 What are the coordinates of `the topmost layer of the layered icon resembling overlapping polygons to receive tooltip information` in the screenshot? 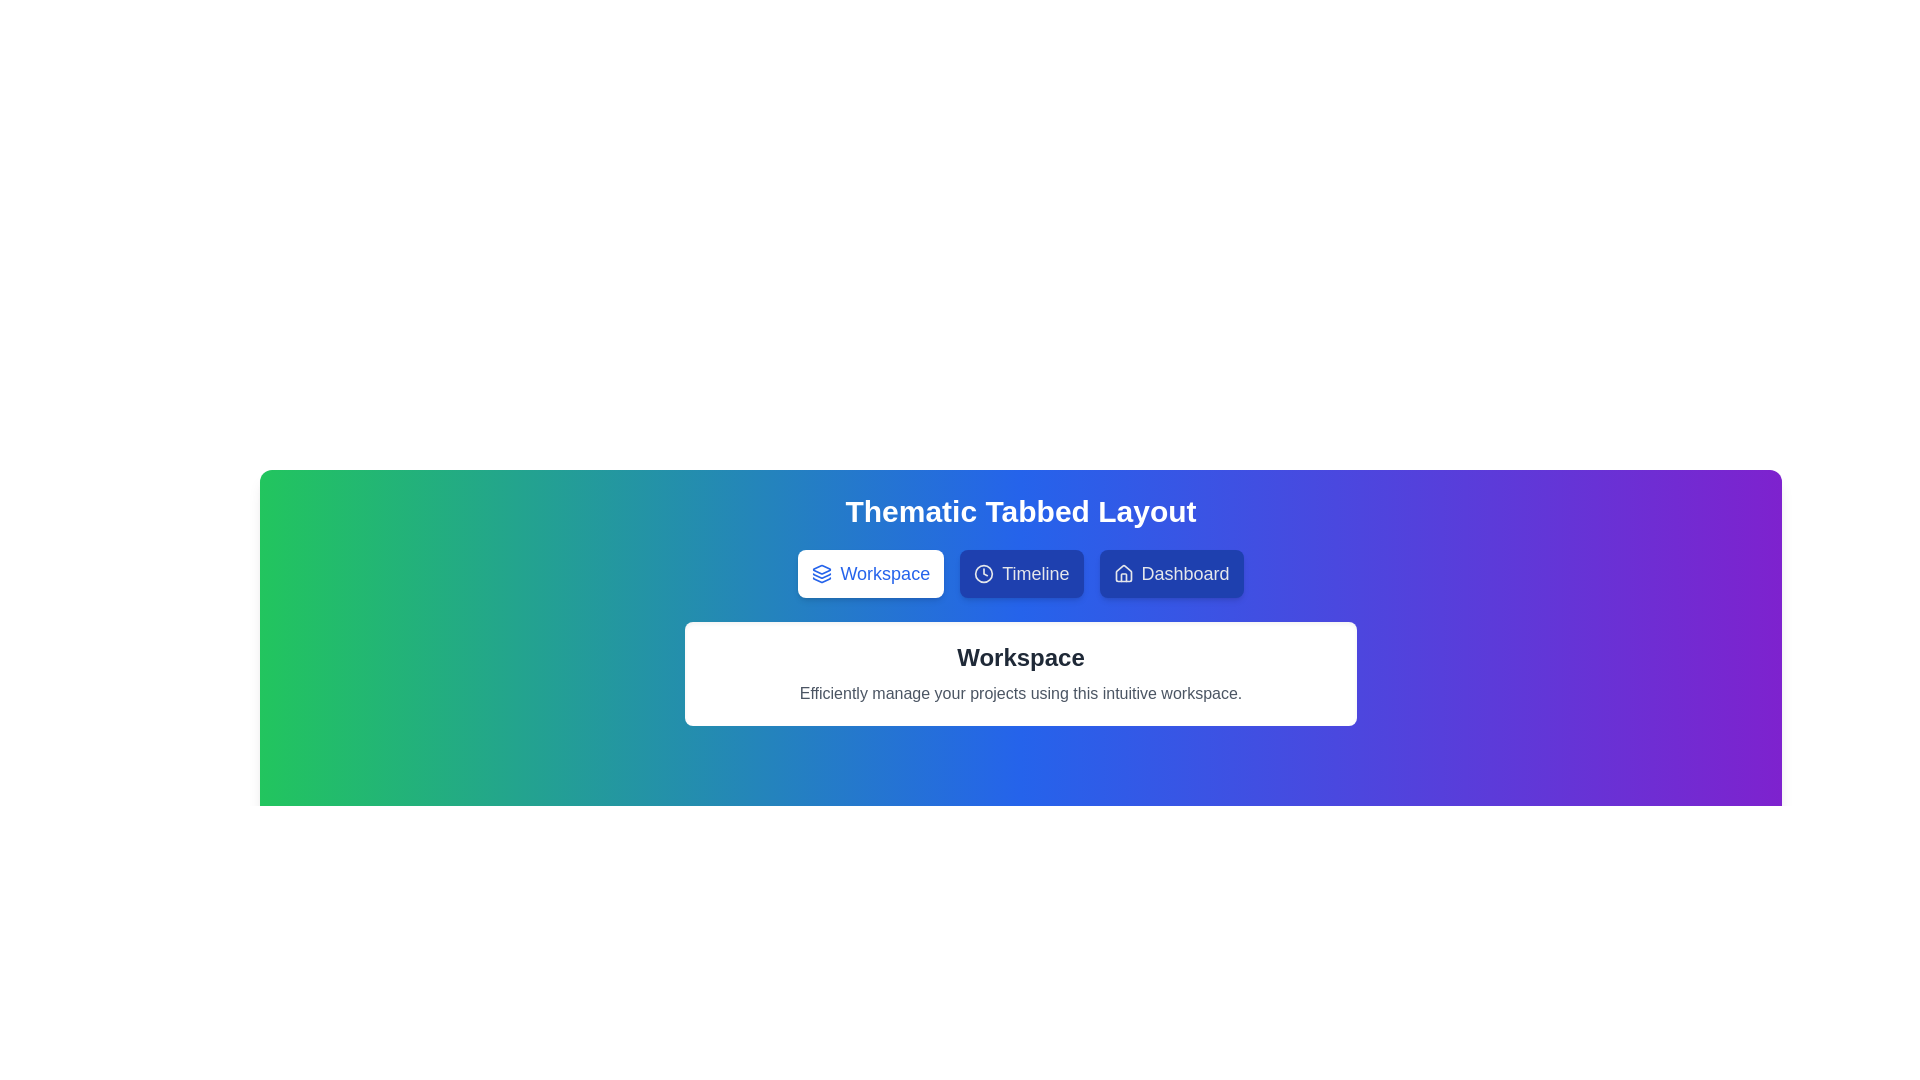 It's located at (822, 569).